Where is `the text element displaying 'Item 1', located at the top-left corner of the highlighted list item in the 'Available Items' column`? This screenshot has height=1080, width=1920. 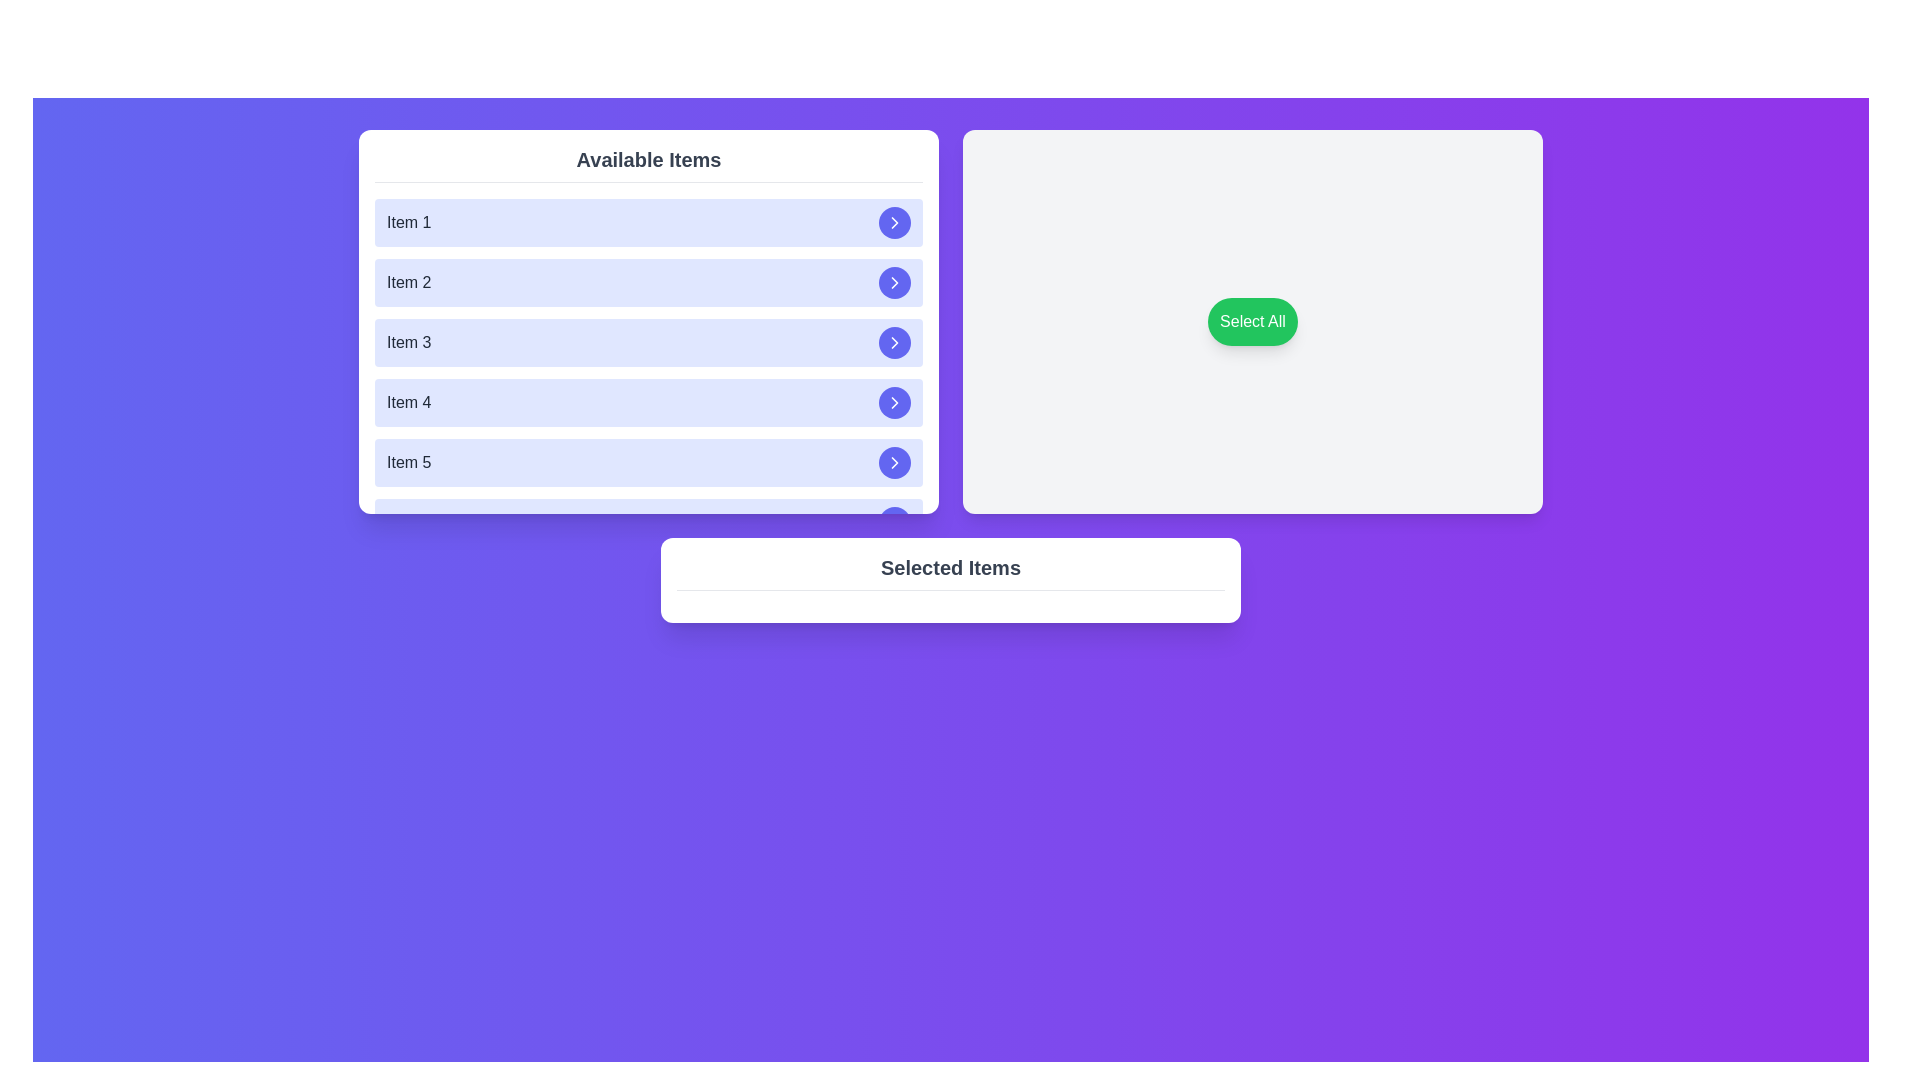
the text element displaying 'Item 1', located at the top-left corner of the highlighted list item in the 'Available Items' column is located at coordinates (408, 223).